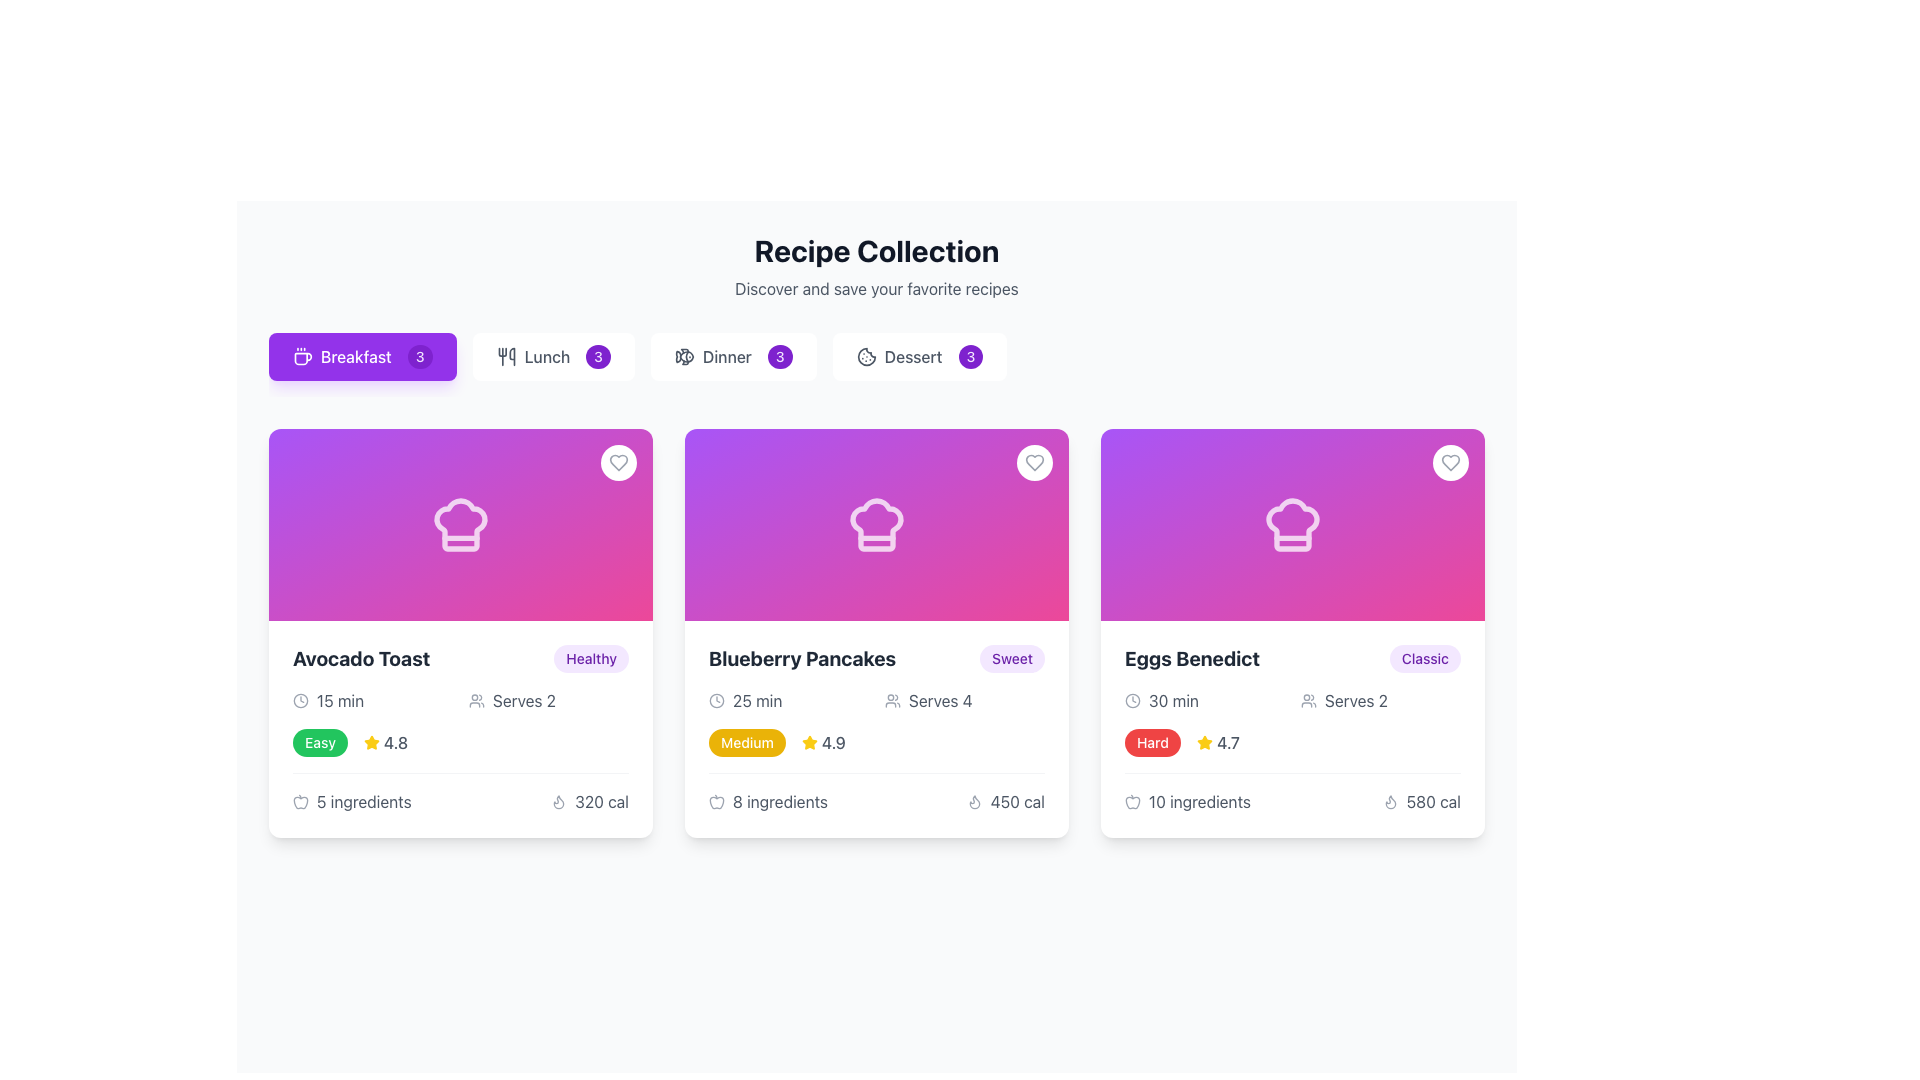 This screenshot has height=1080, width=1920. I want to click on the small, apple-shaped gray icon located within the 'Blueberry Pancakes' card, just before the number of ingredients text in the '8 ingredients' section, so click(716, 801).